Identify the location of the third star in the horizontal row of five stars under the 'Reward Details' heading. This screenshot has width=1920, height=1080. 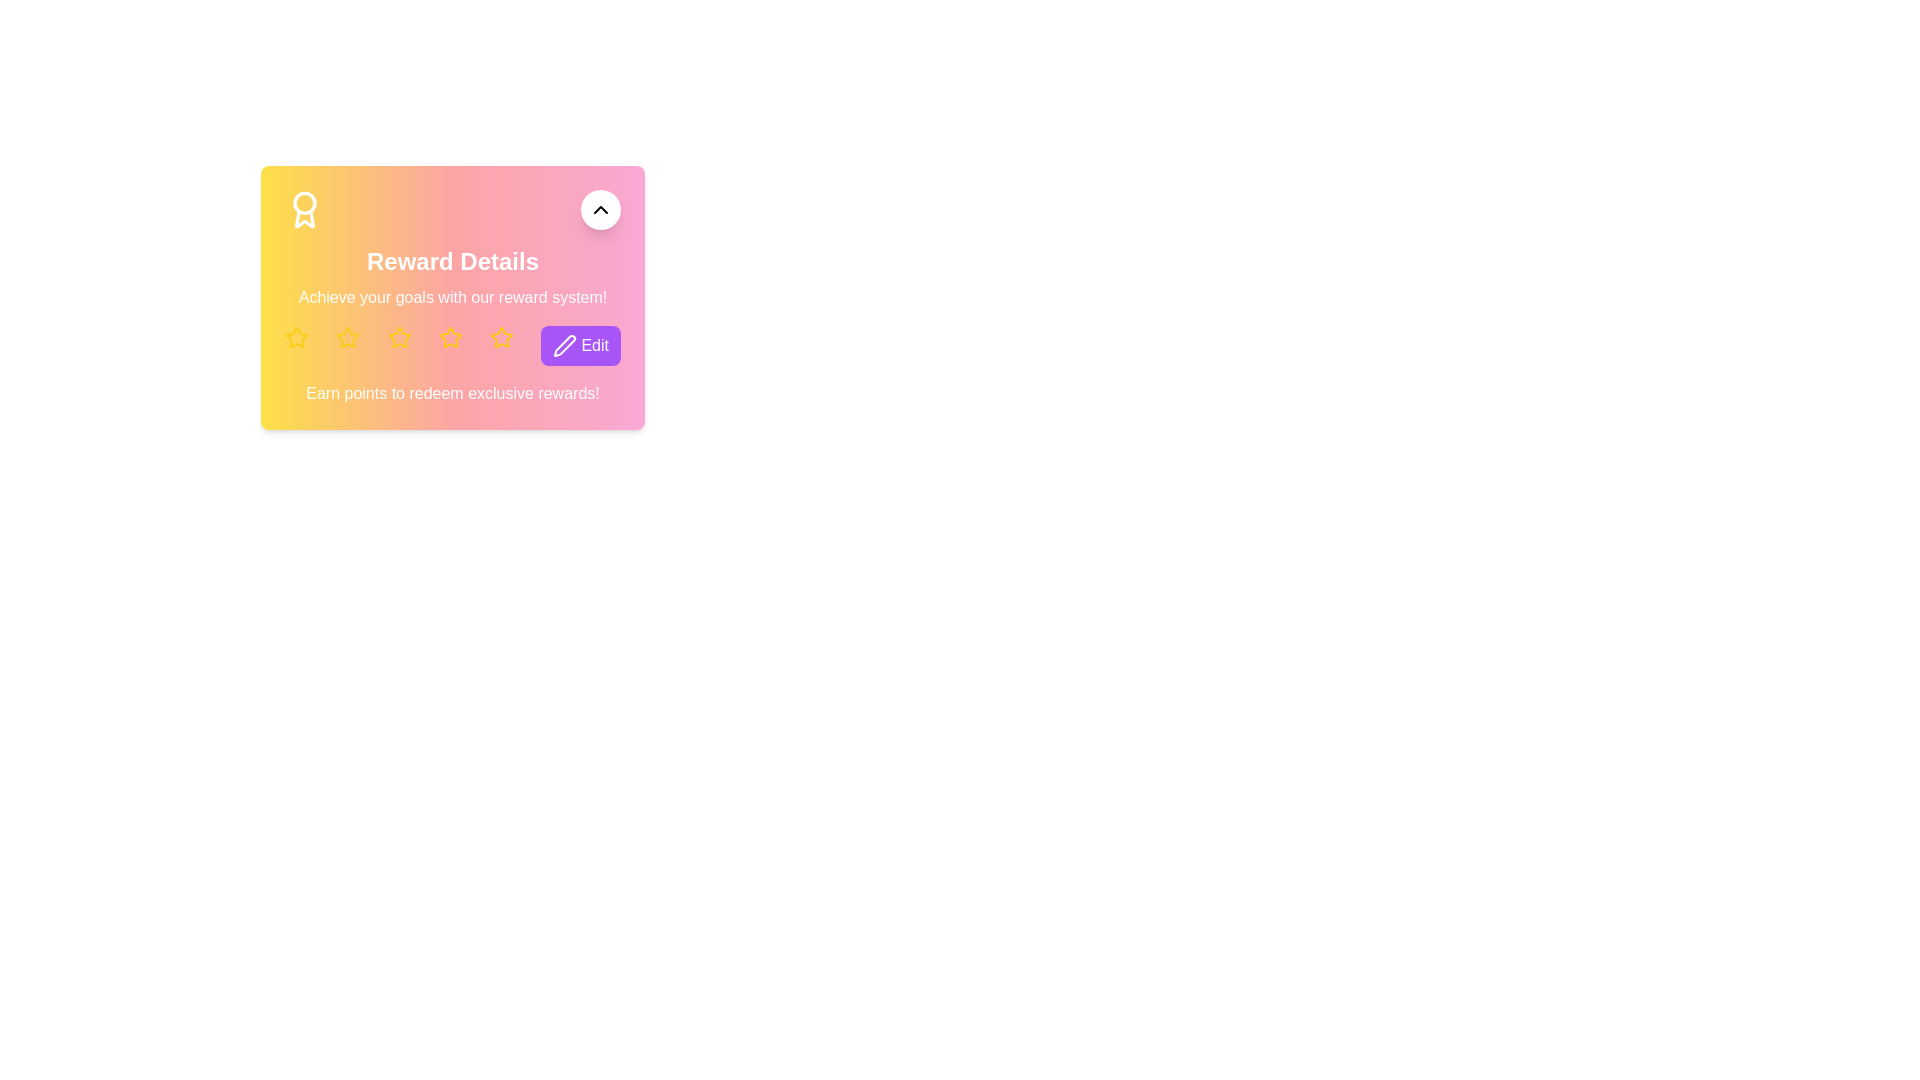
(399, 336).